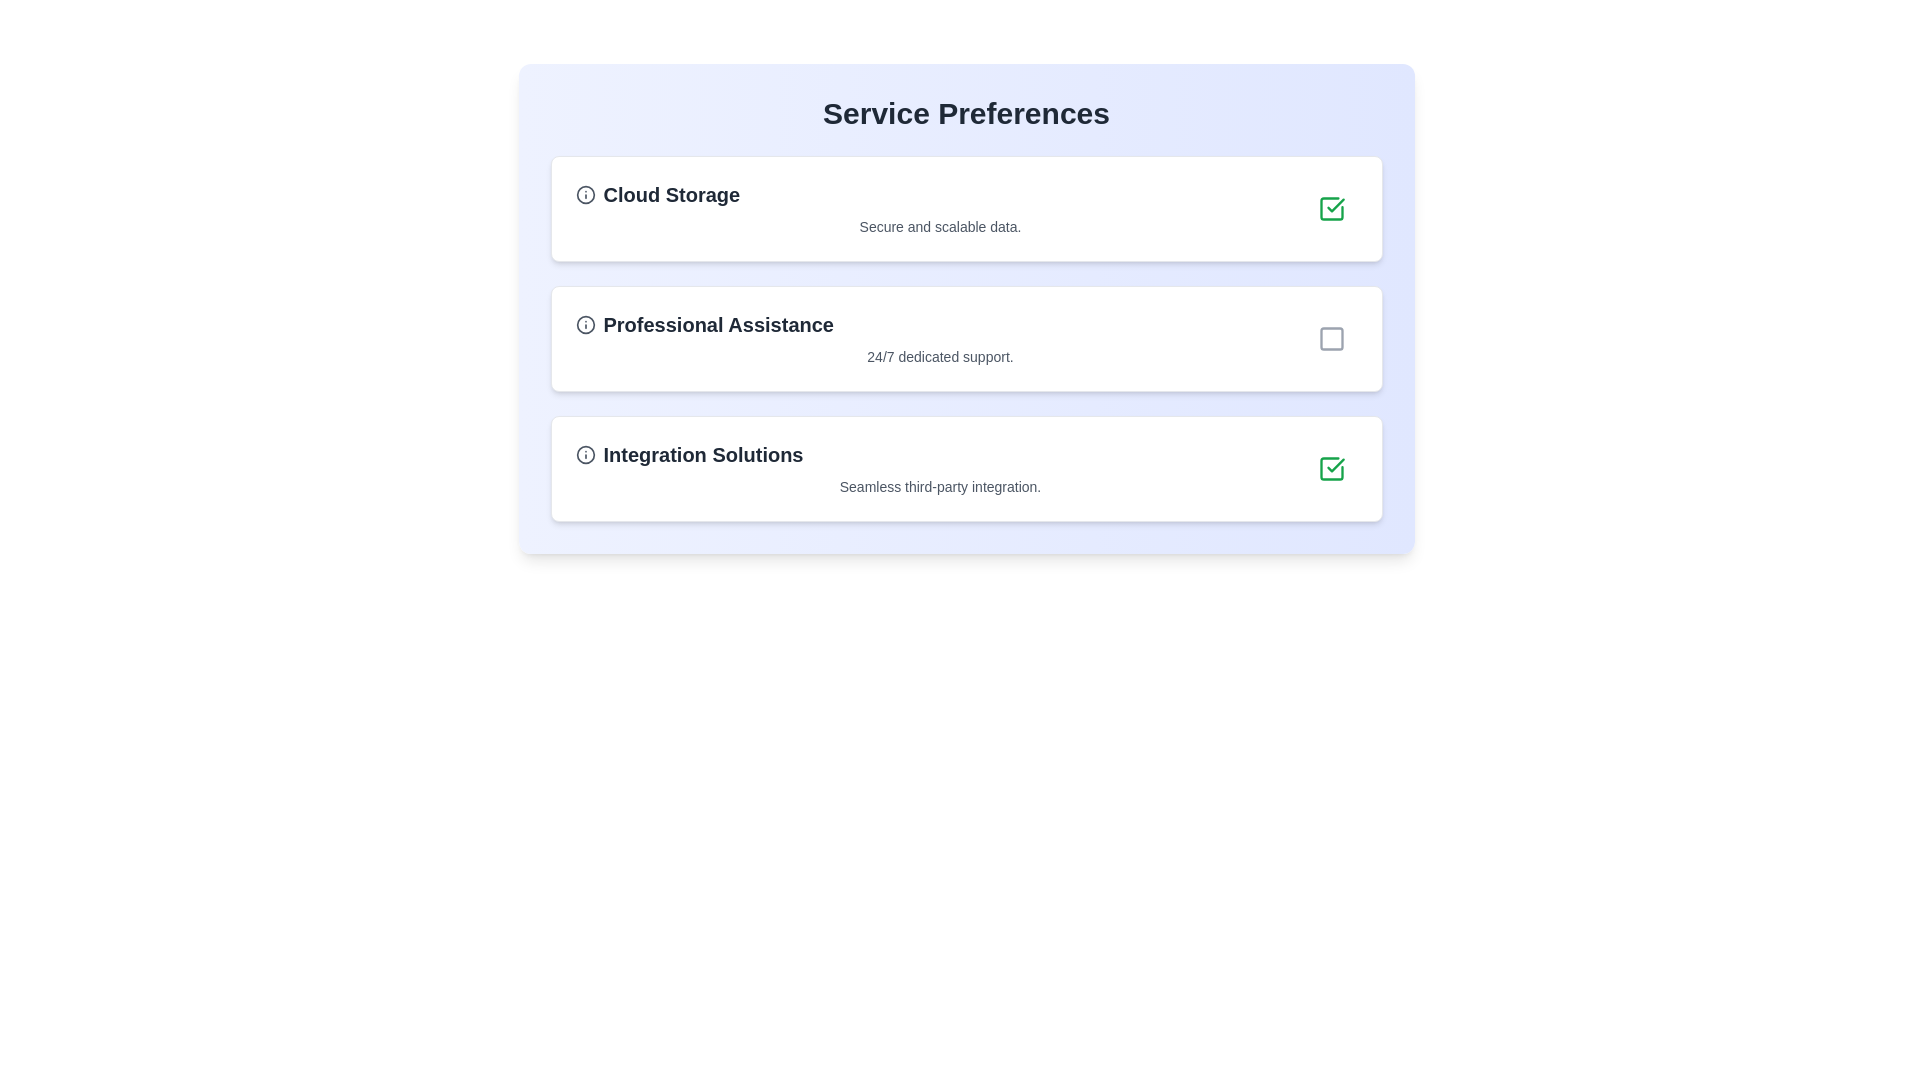 The width and height of the screenshot is (1920, 1080). I want to click on the 'Cloud Storage' text label which serves as a heading for the service, positioned in the first item of the vertical list, aligned with an informational icon and a checkbox, so click(671, 195).